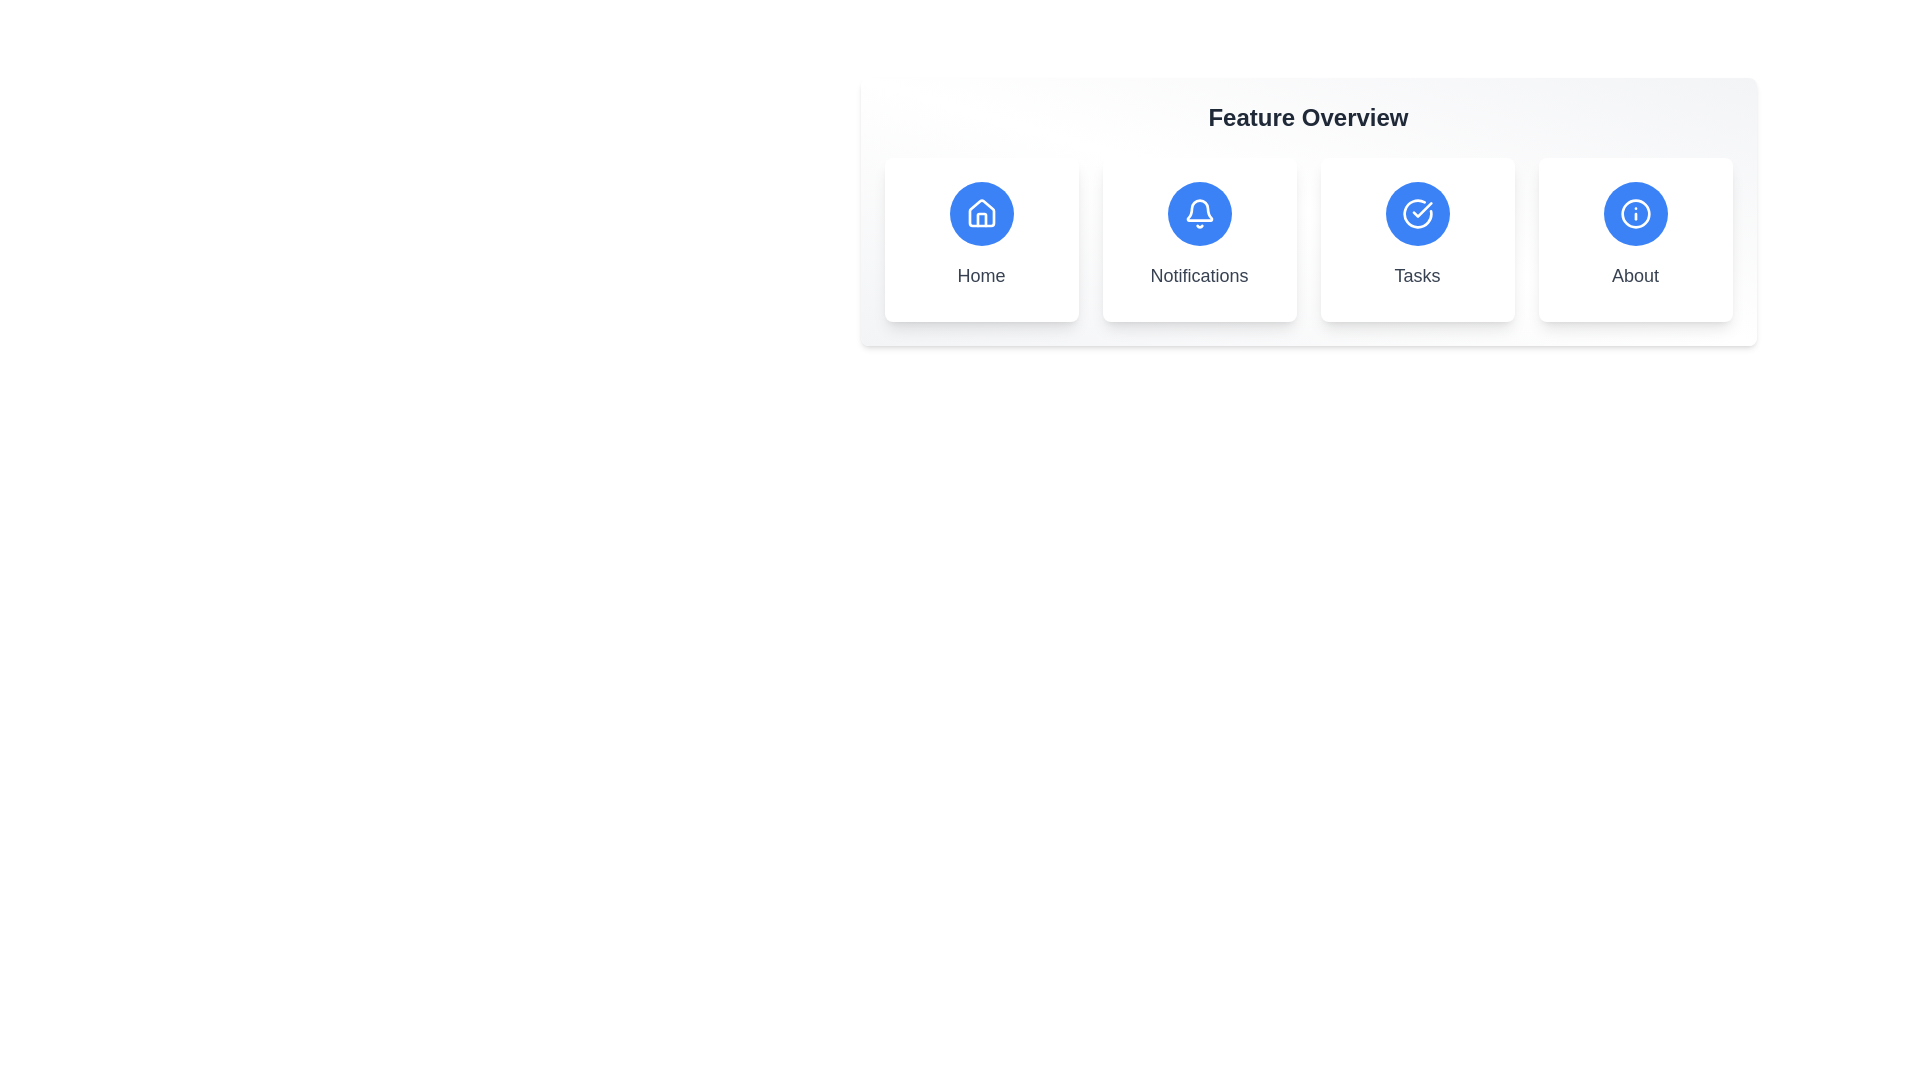 Image resolution: width=1920 pixels, height=1080 pixels. Describe the element at coordinates (981, 213) in the screenshot. I see `the blue circular interactive icon button with a white house icon, located under the 'Feature Overview' header` at that location.